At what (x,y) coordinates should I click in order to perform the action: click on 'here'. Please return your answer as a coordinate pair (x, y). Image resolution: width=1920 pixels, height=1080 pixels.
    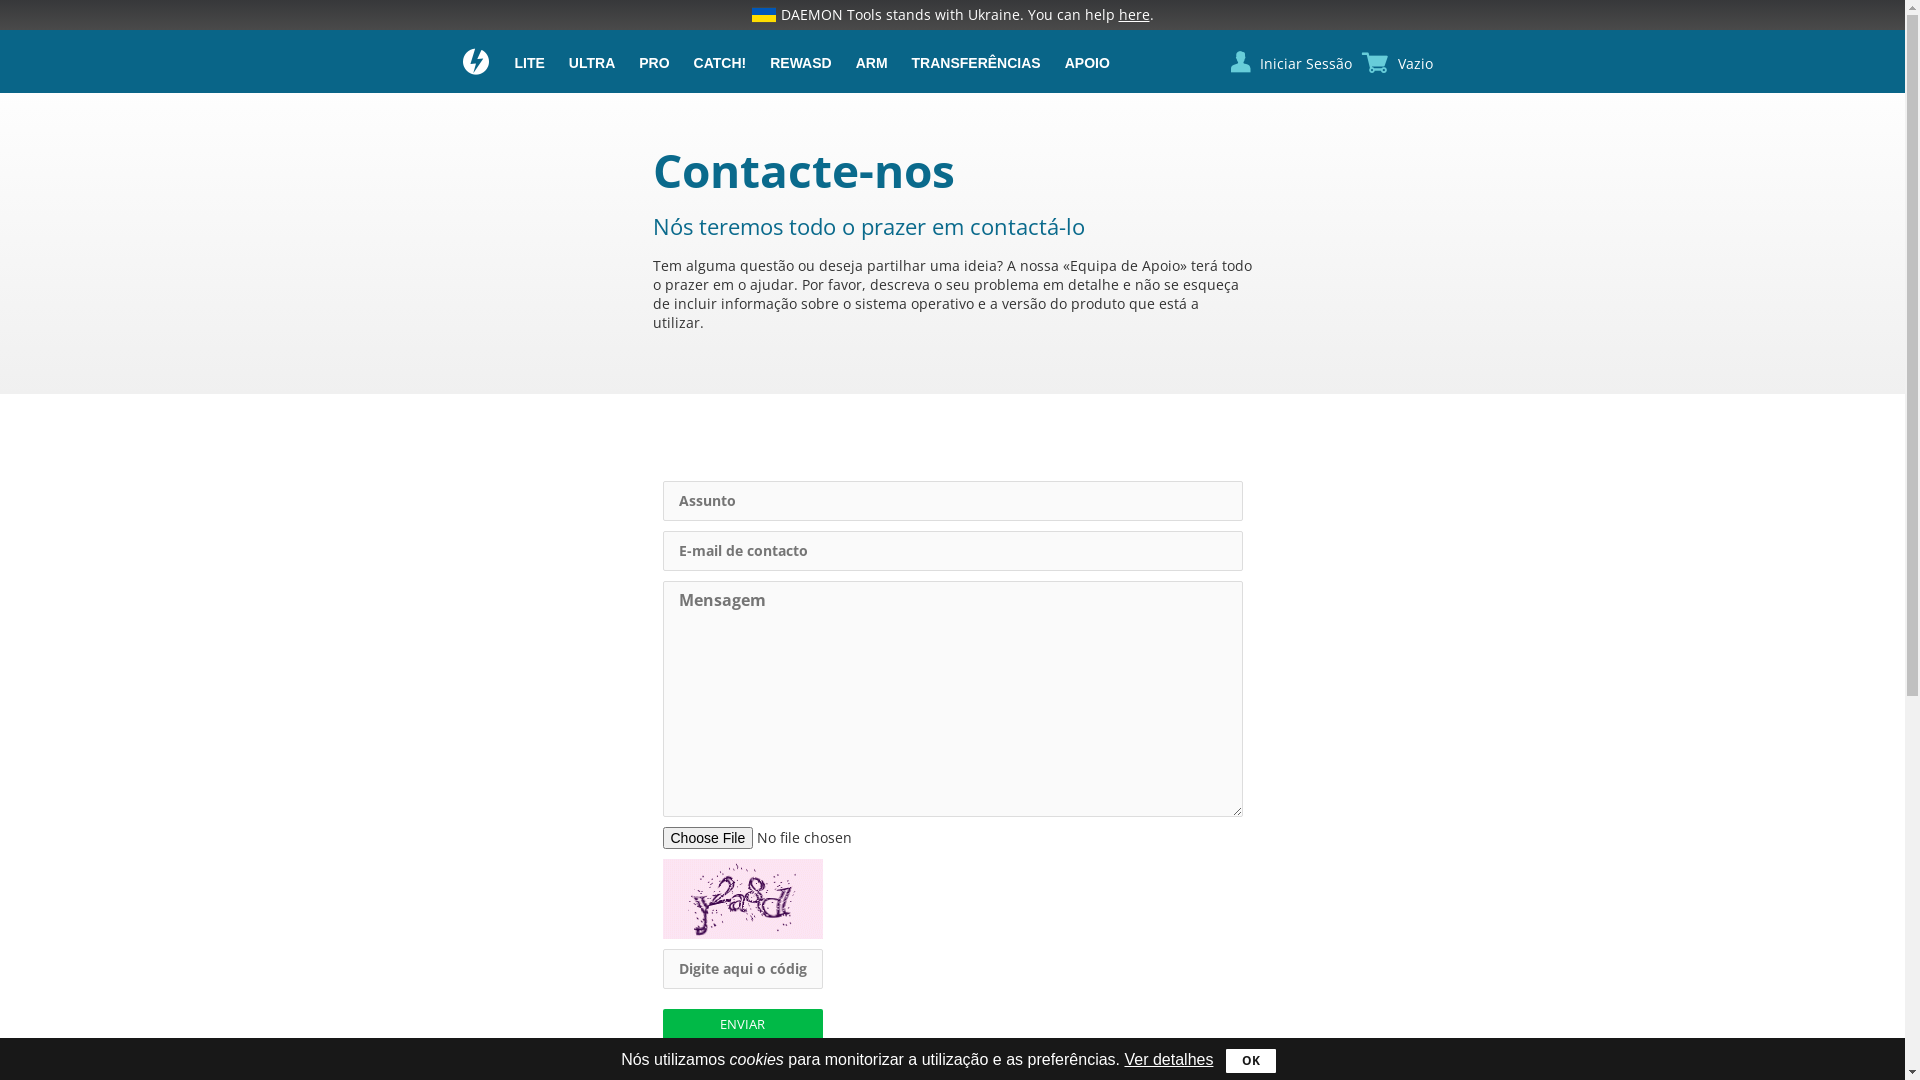
    Looking at the image, I should click on (1133, 14).